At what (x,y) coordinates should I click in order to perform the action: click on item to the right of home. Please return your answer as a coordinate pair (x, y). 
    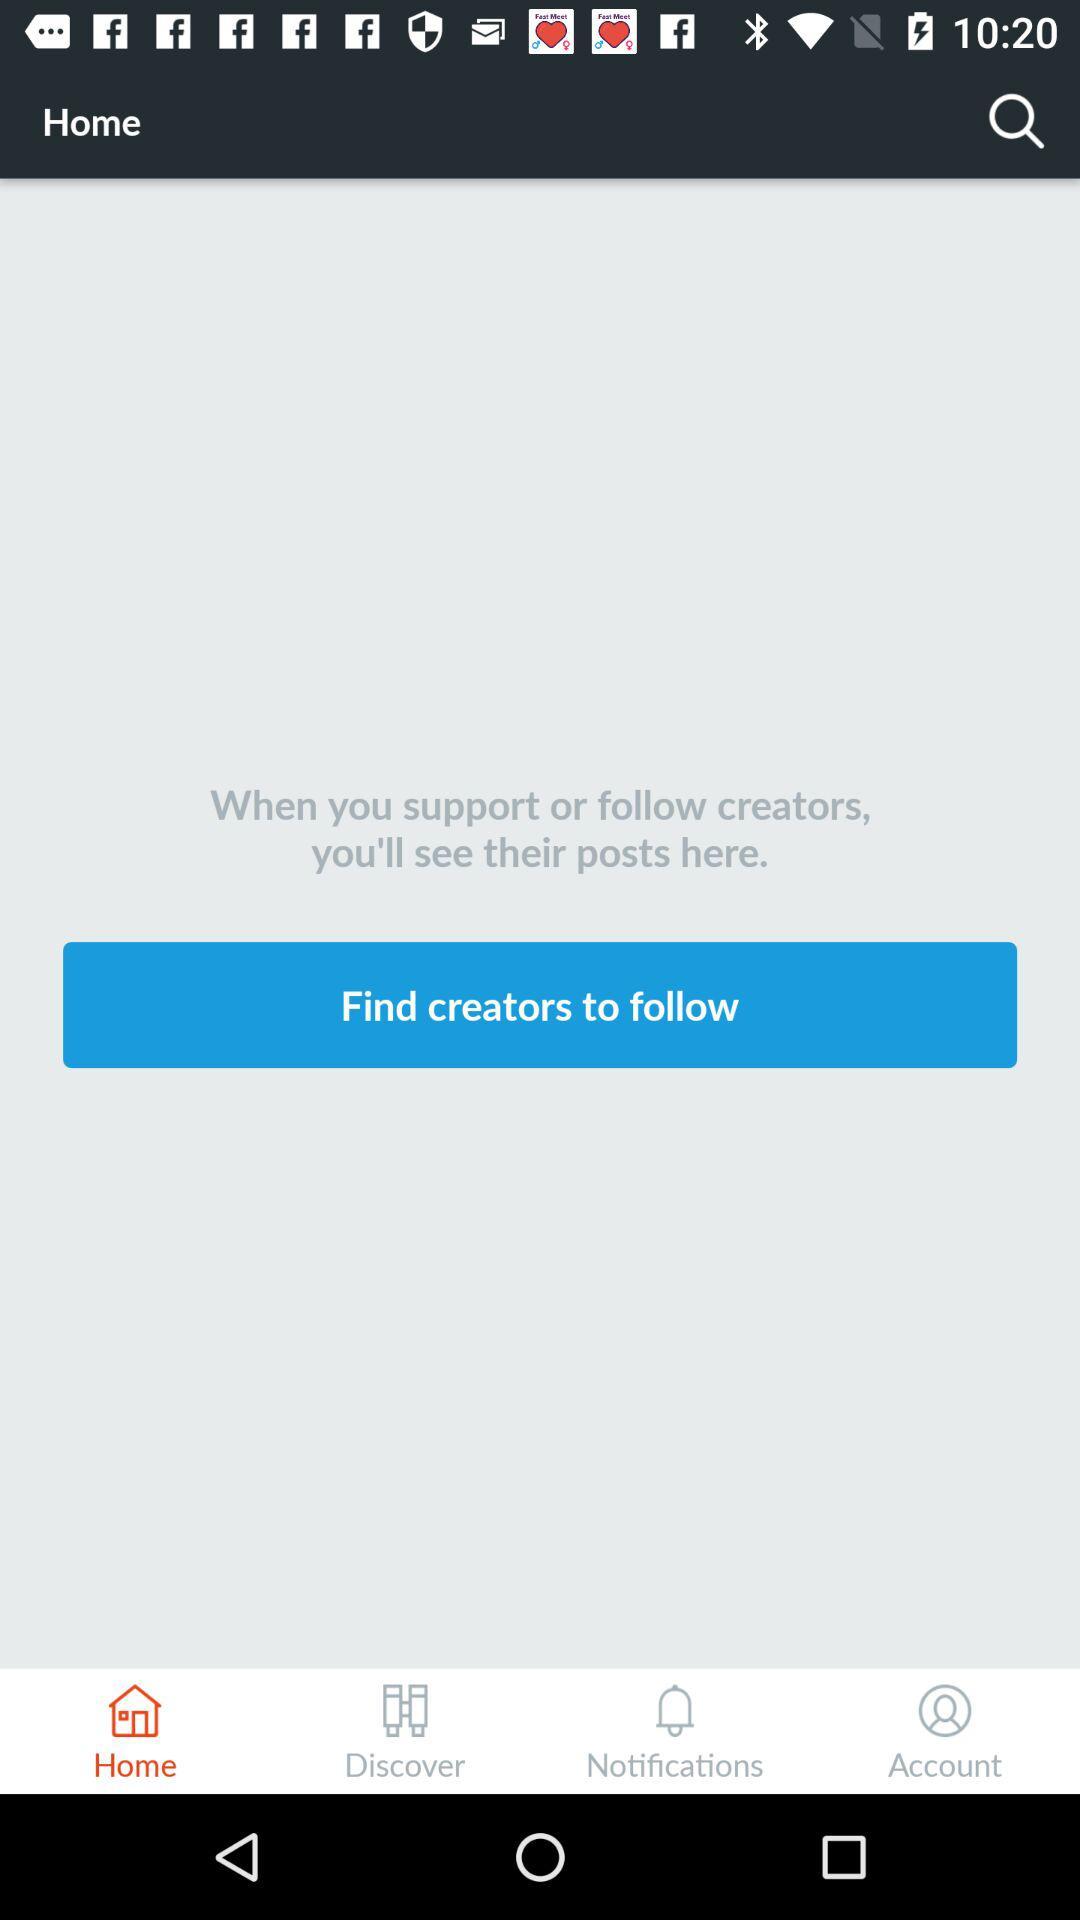
    Looking at the image, I should click on (1017, 119).